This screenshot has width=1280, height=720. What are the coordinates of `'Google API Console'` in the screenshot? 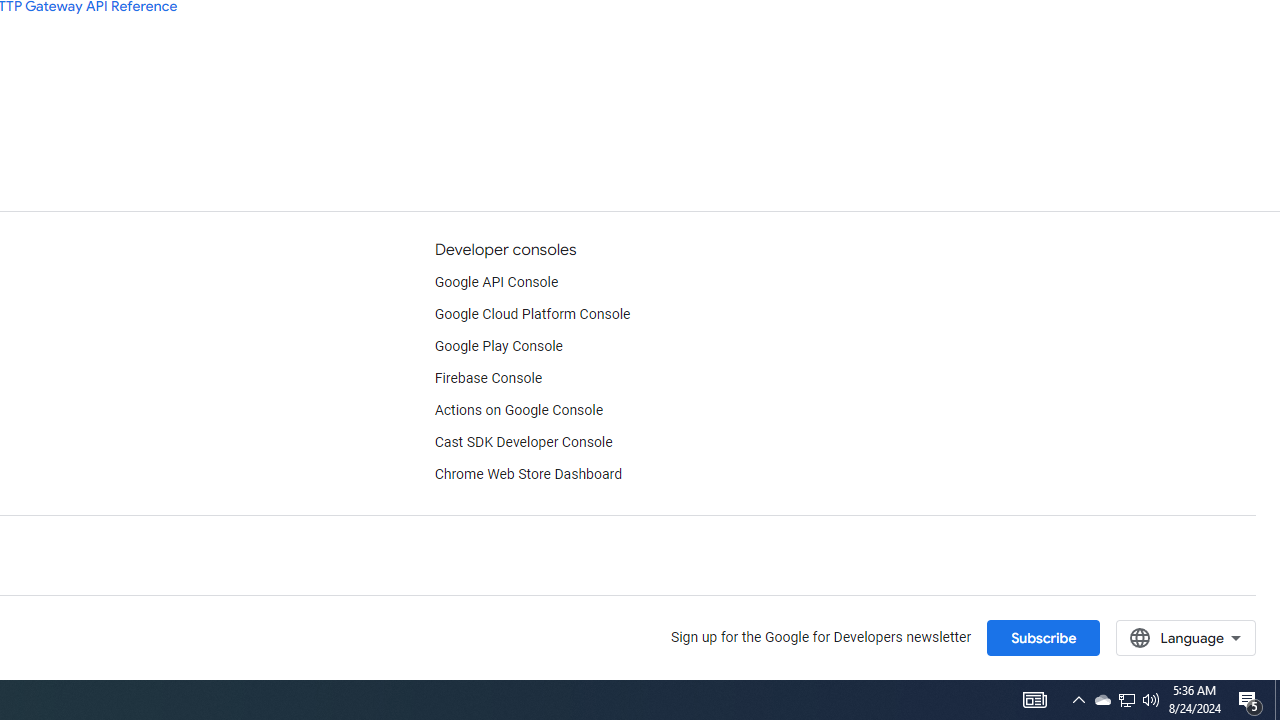 It's located at (496, 282).